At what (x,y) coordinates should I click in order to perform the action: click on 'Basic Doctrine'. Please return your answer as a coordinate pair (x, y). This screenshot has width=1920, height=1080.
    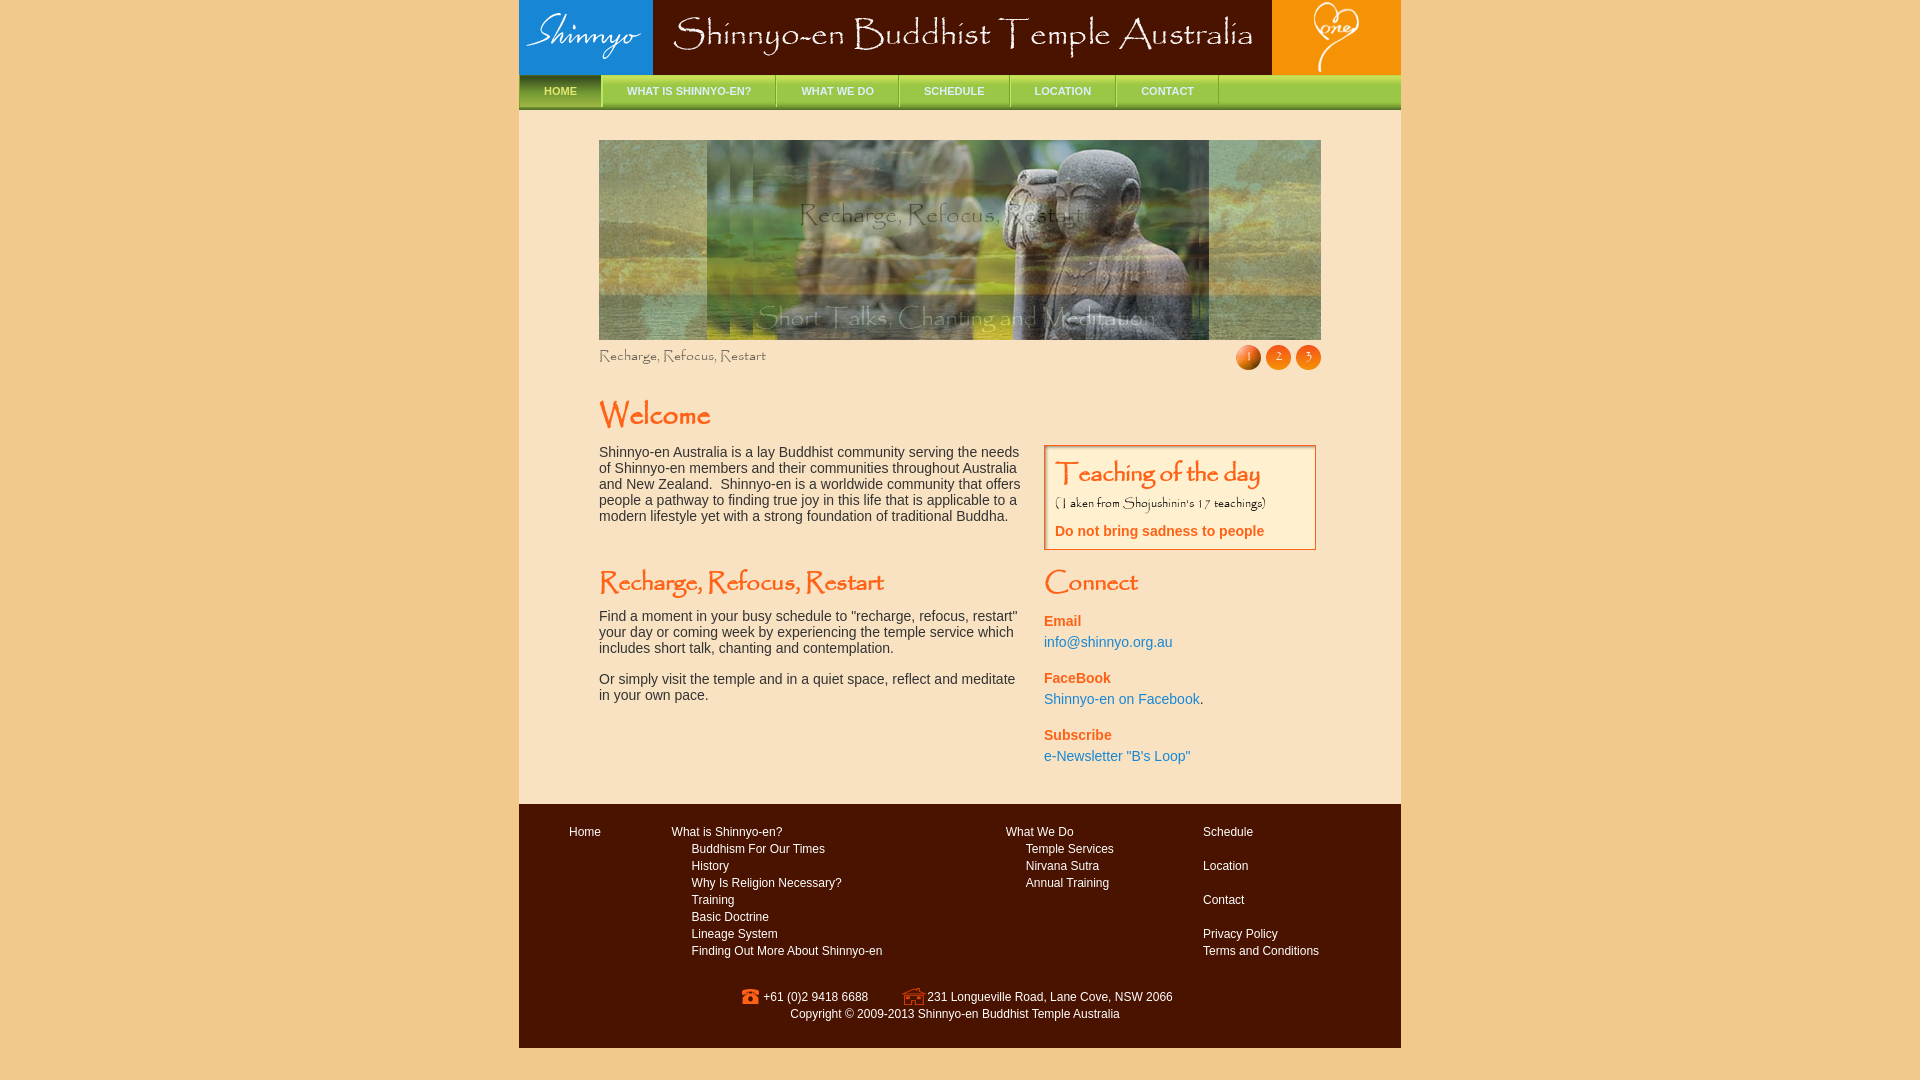
    Looking at the image, I should click on (729, 917).